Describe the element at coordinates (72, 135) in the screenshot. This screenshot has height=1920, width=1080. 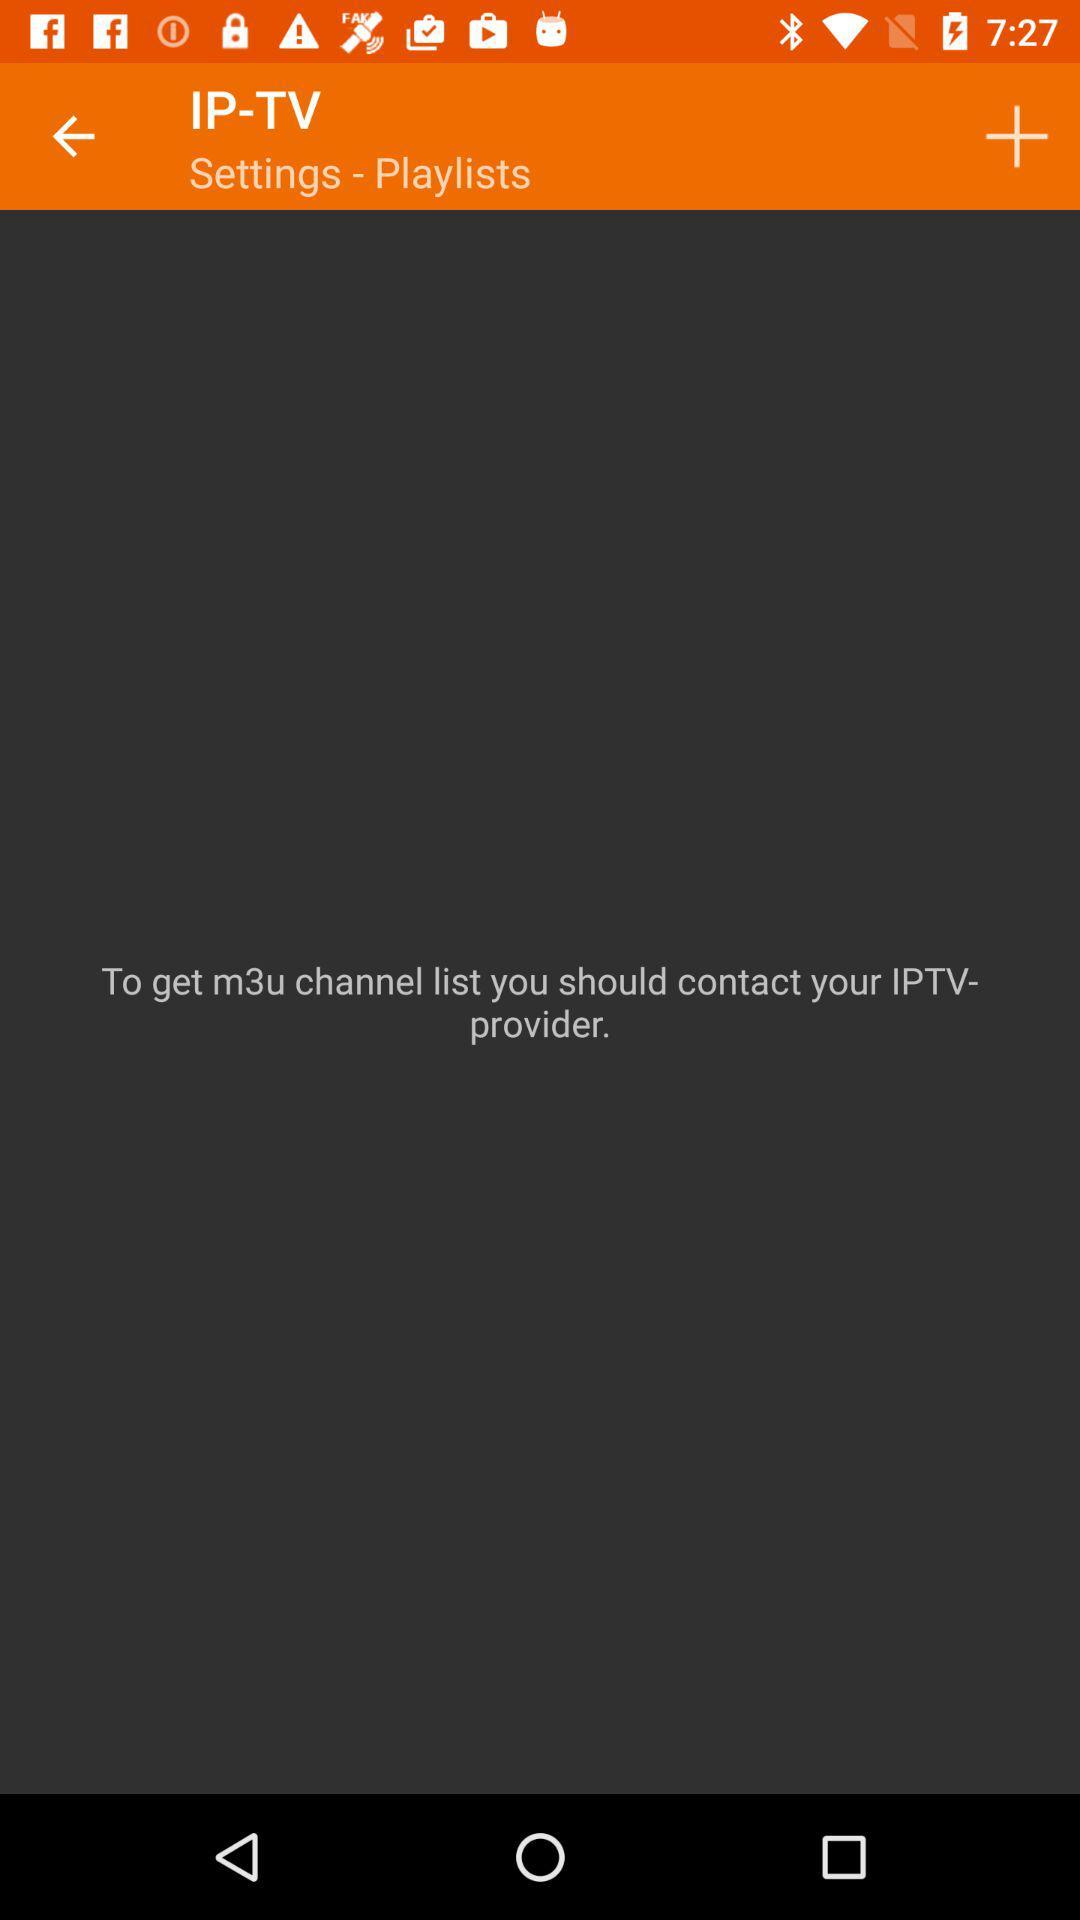
I see `icon next to ip-tv item` at that location.